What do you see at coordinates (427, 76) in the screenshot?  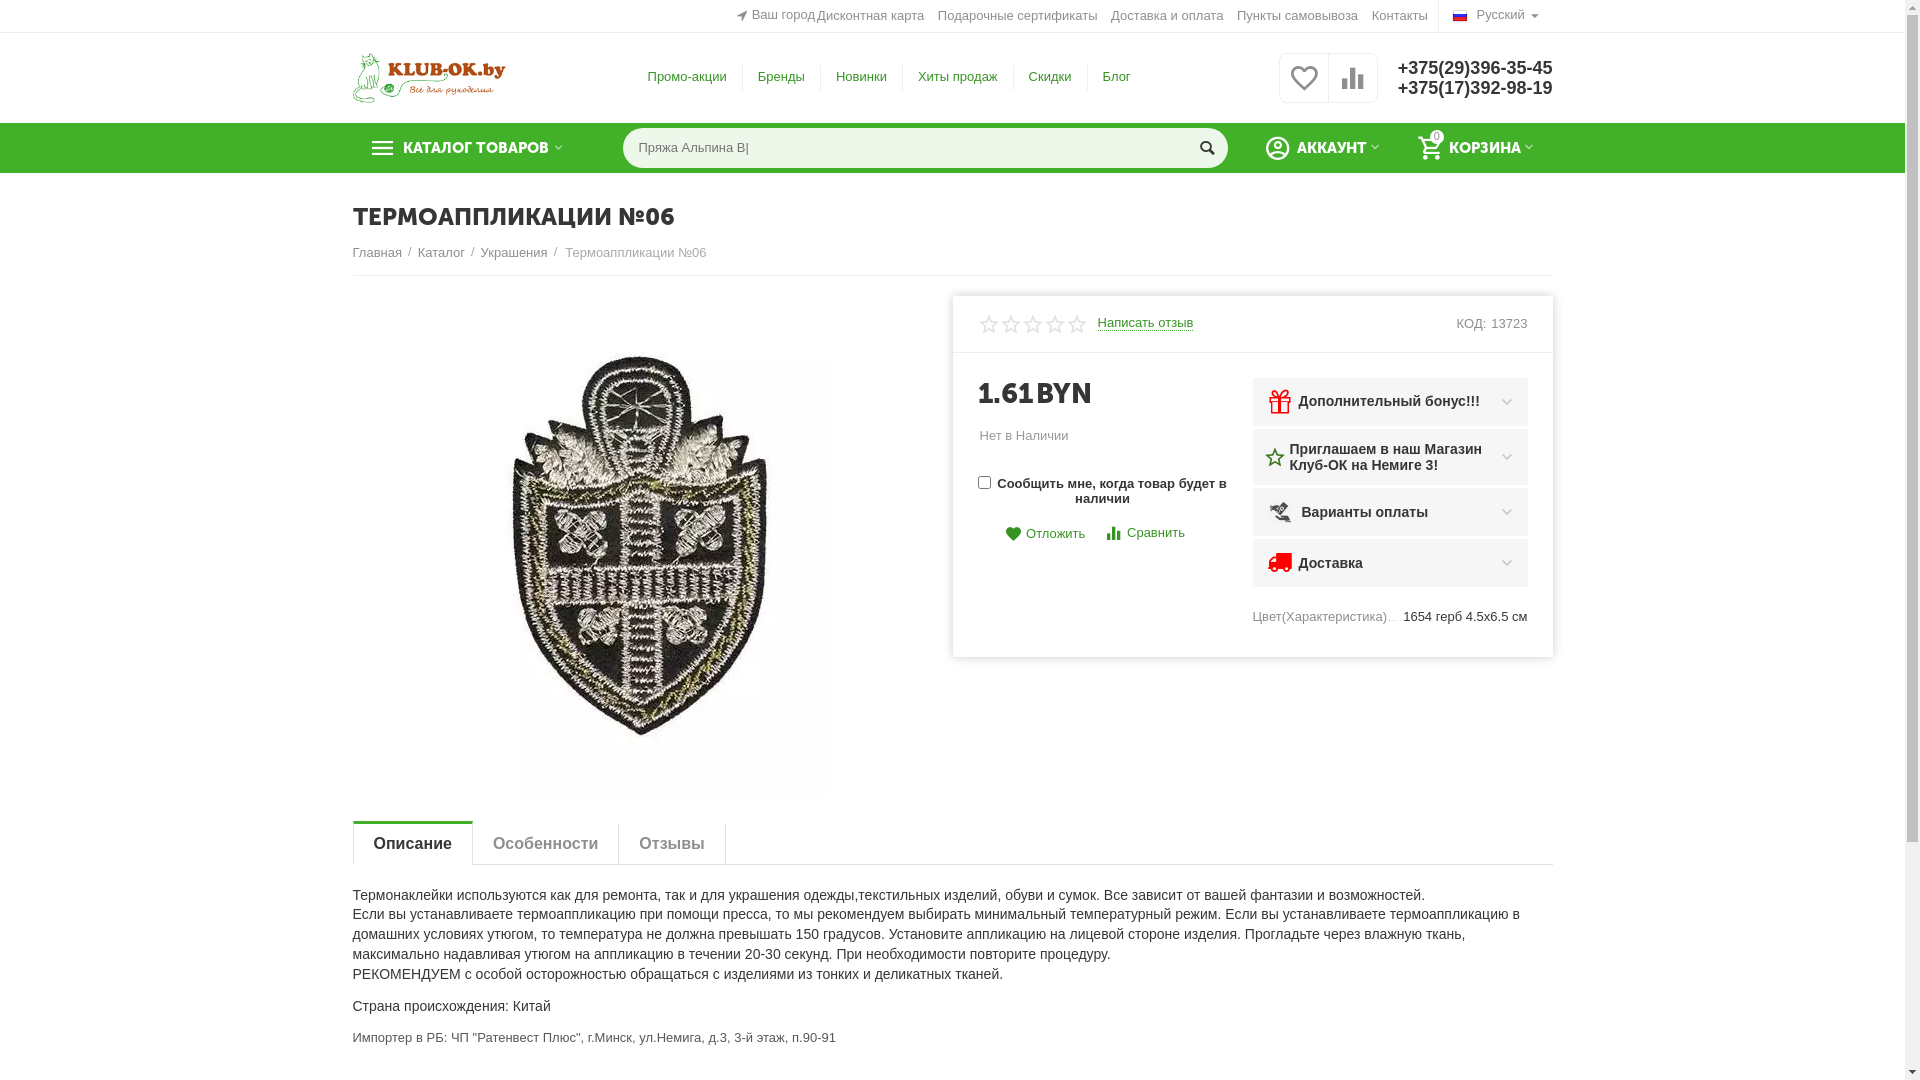 I see `'Klub-ok.by'` at bounding box center [427, 76].